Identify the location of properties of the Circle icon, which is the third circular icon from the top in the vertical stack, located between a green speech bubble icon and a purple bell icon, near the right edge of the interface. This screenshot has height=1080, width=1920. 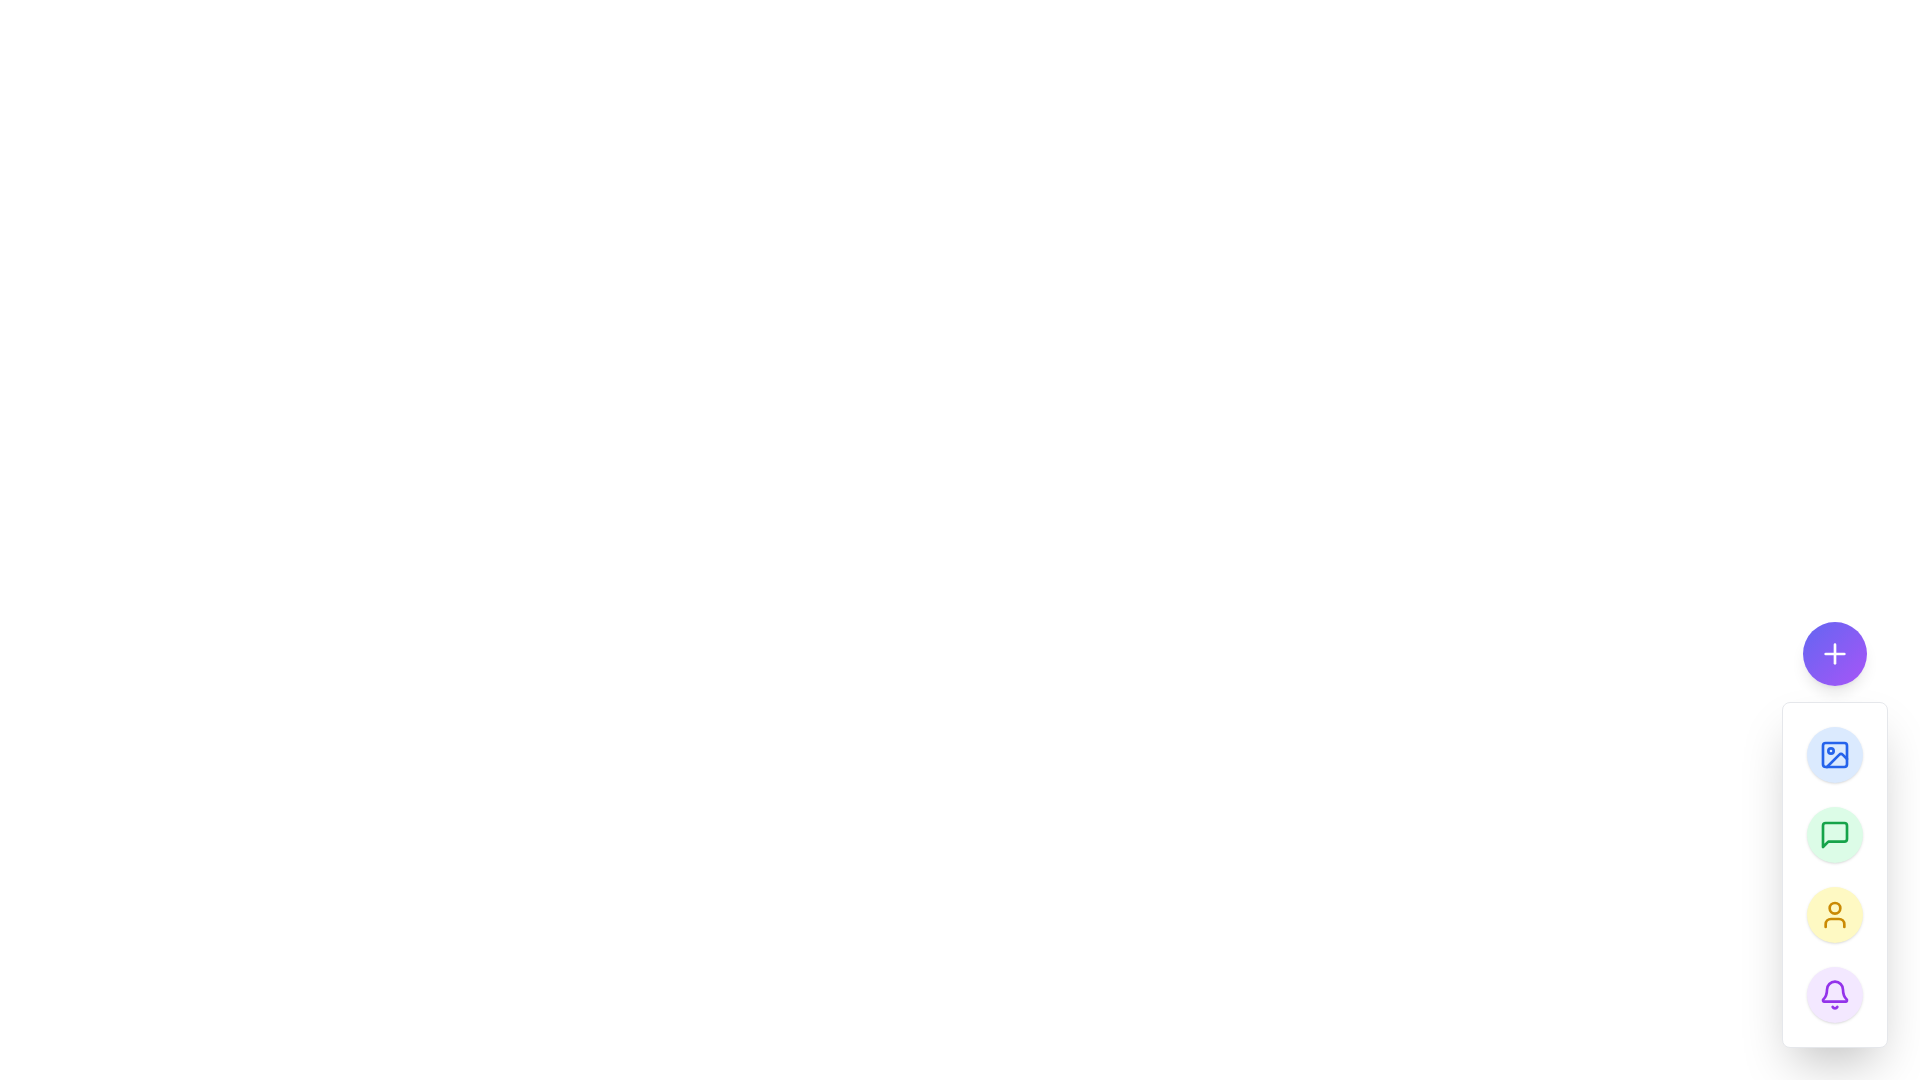
(1834, 907).